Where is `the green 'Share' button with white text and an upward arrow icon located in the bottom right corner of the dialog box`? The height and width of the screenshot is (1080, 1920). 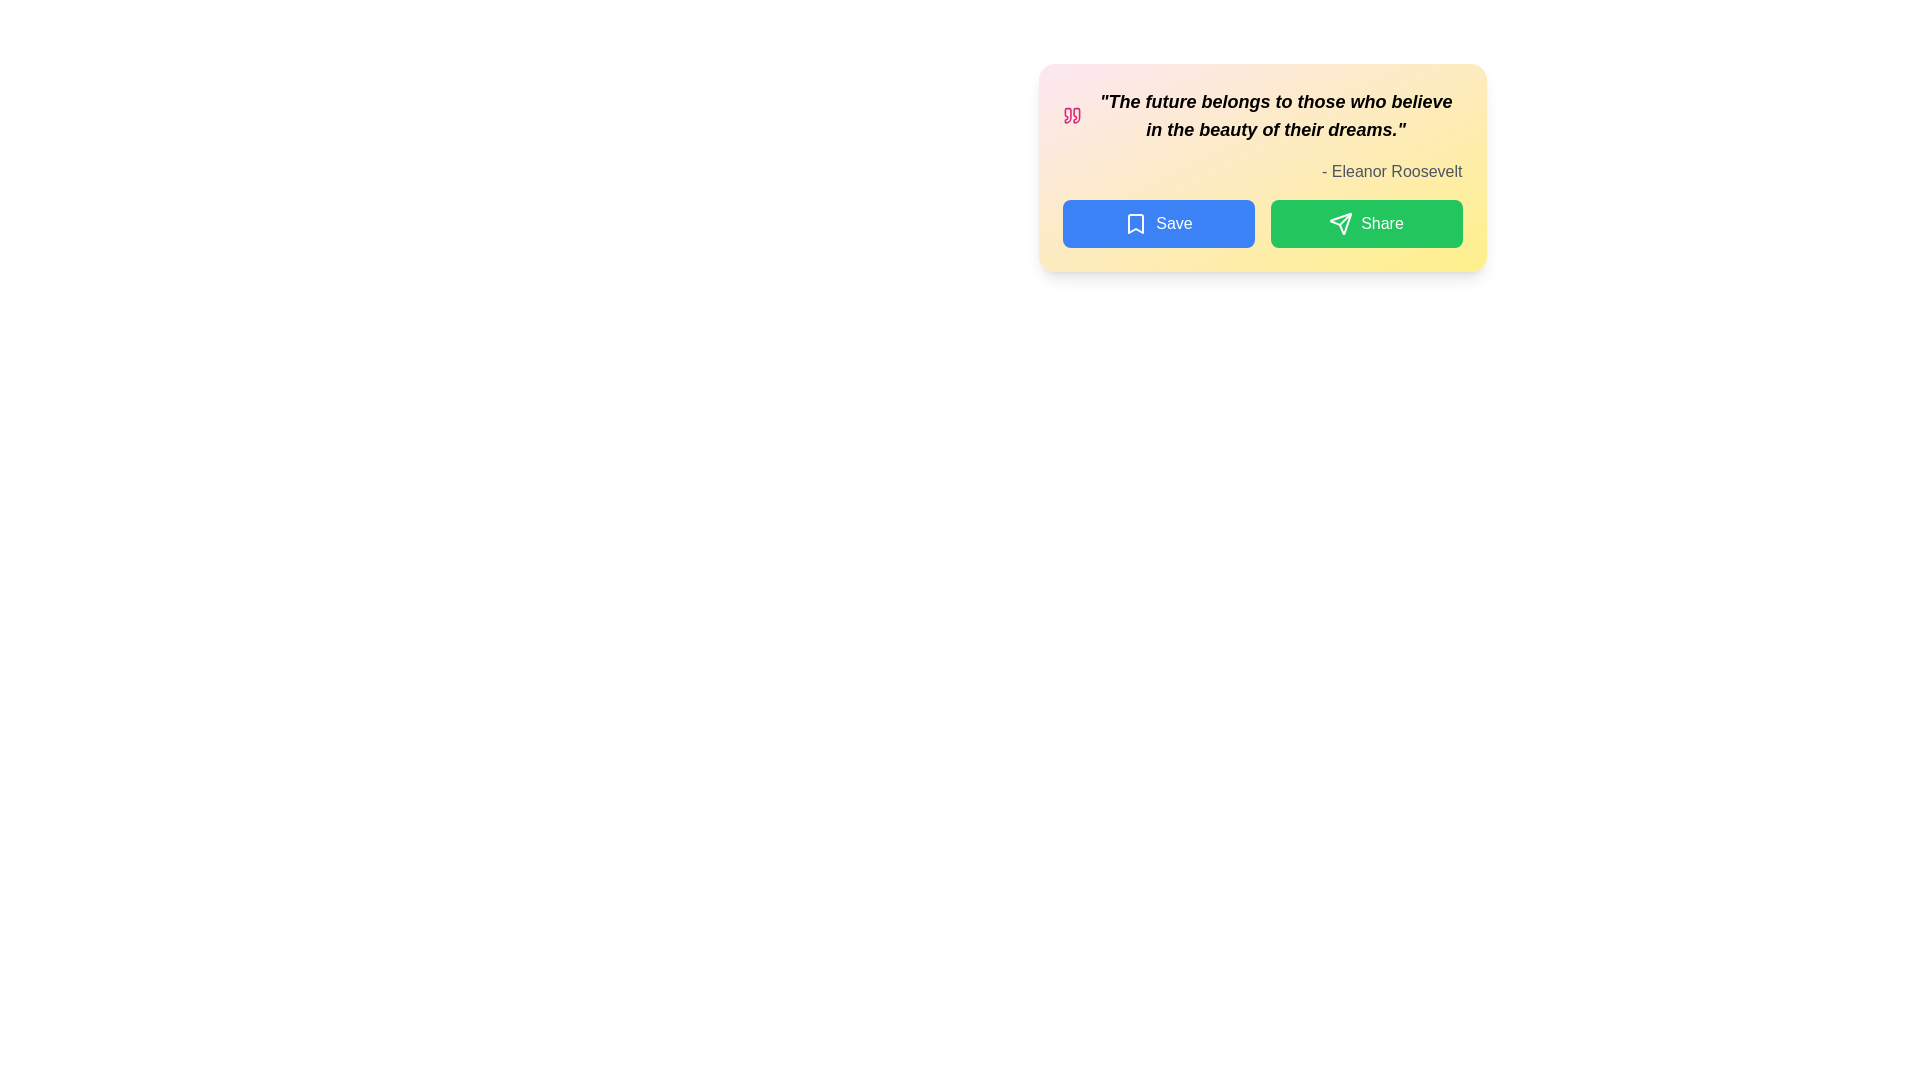
the green 'Share' button with white text and an upward arrow icon located in the bottom right corner of the dialog box is located at coordinates (1365, 223).